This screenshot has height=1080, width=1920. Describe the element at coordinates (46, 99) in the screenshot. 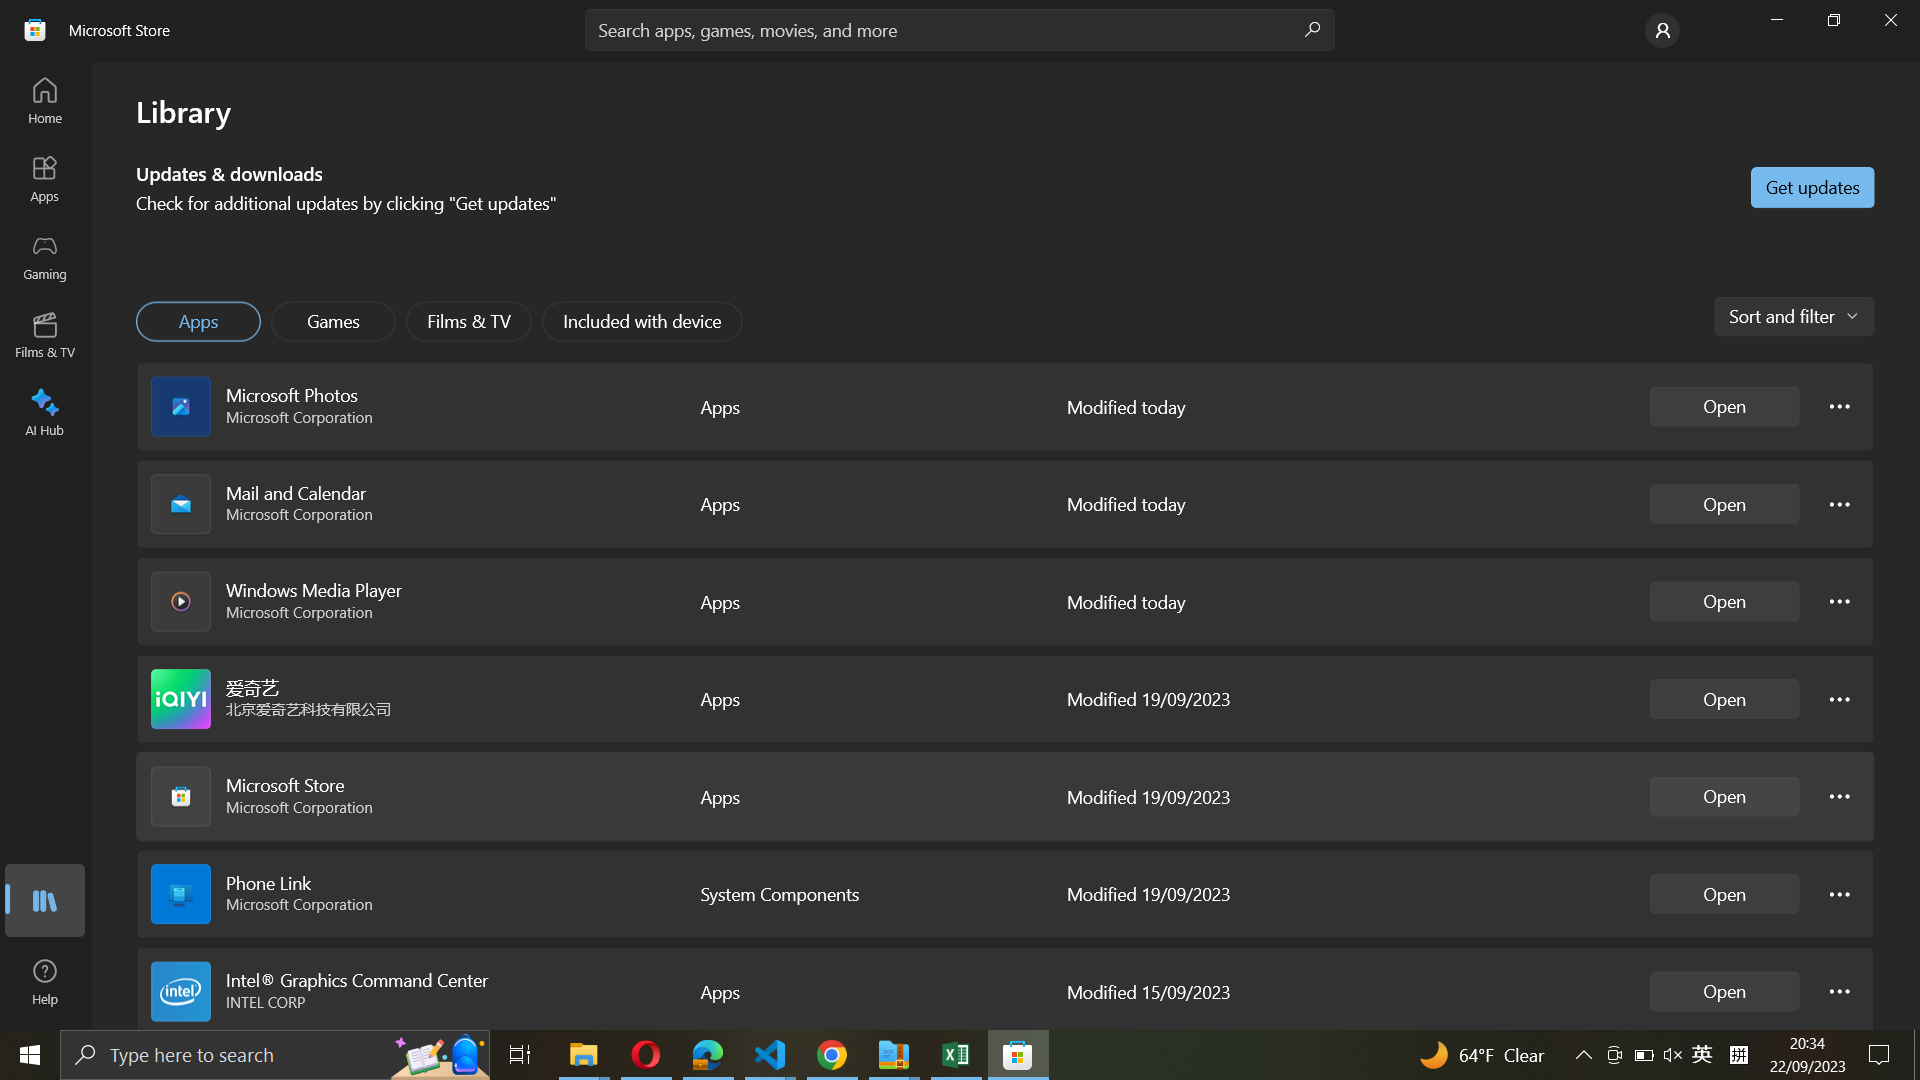

I see `Home Screen` at that location.